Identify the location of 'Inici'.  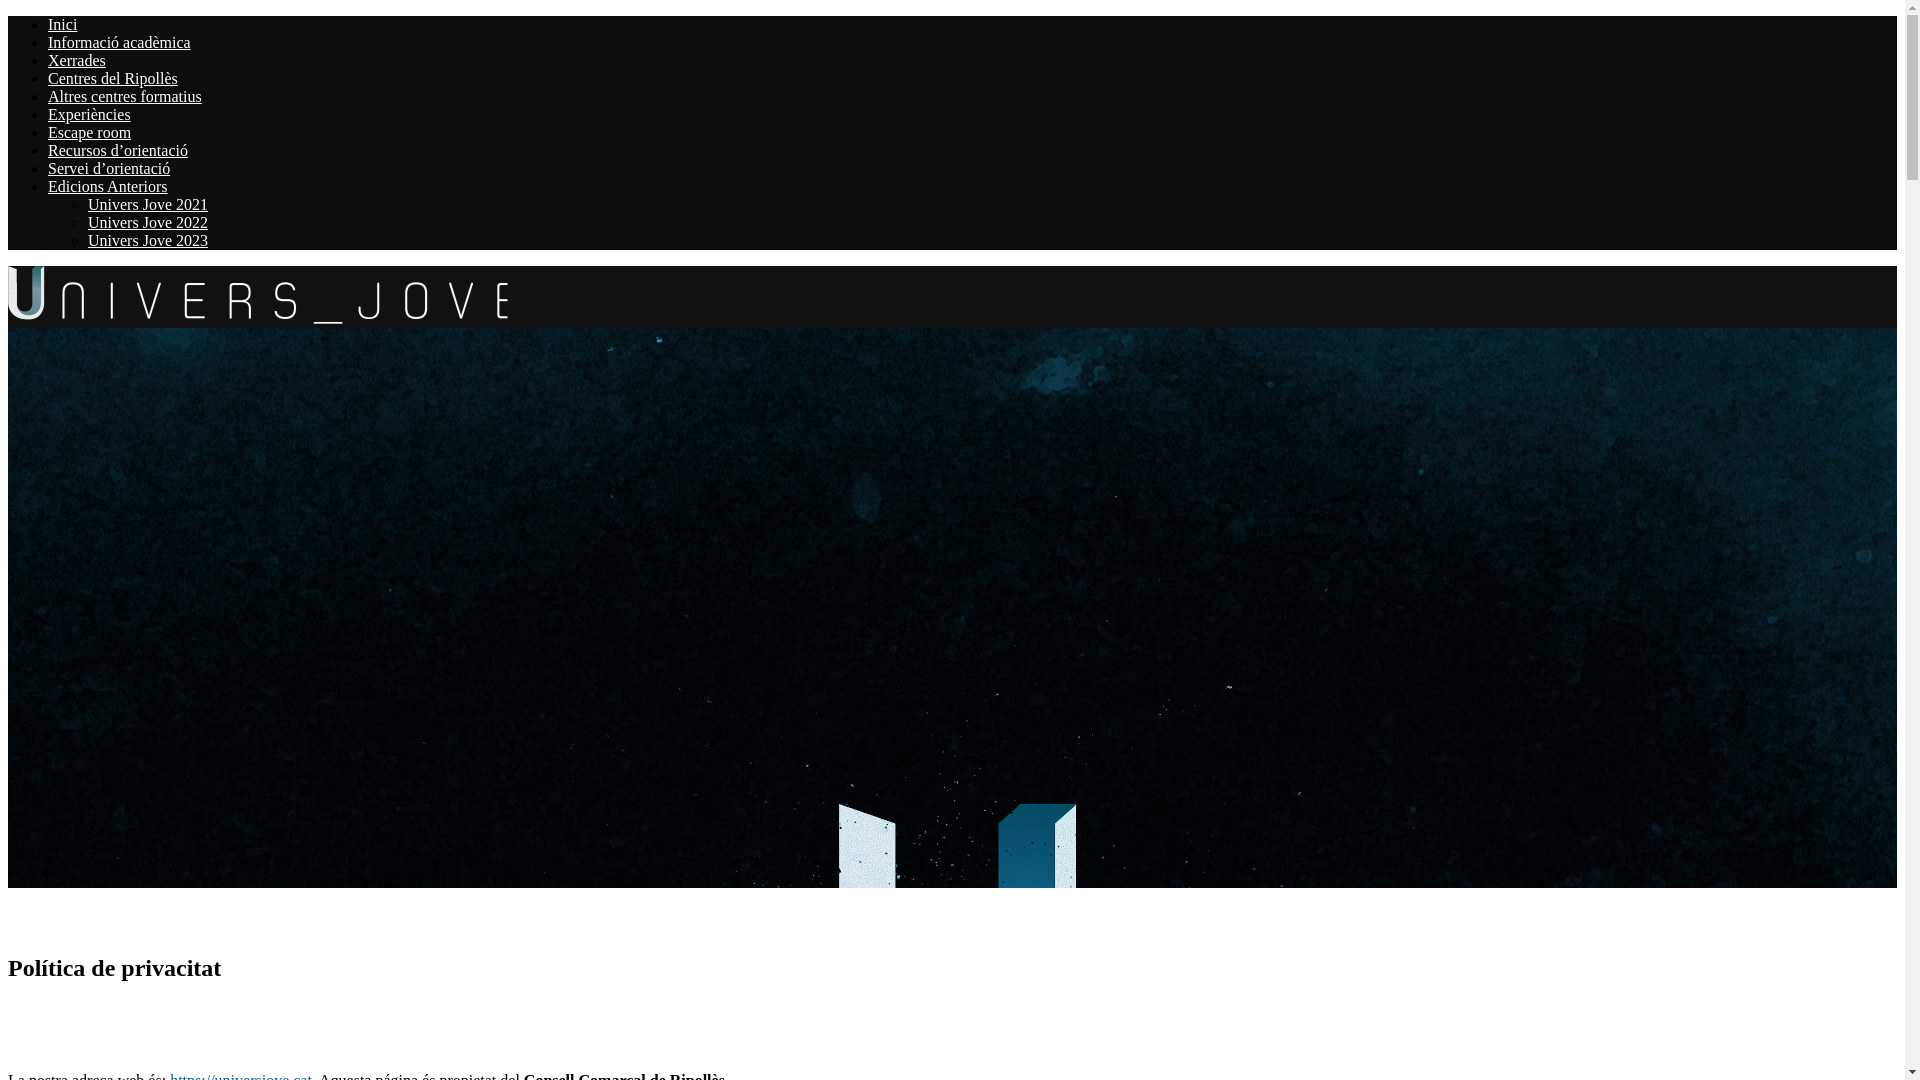
(62, 24).